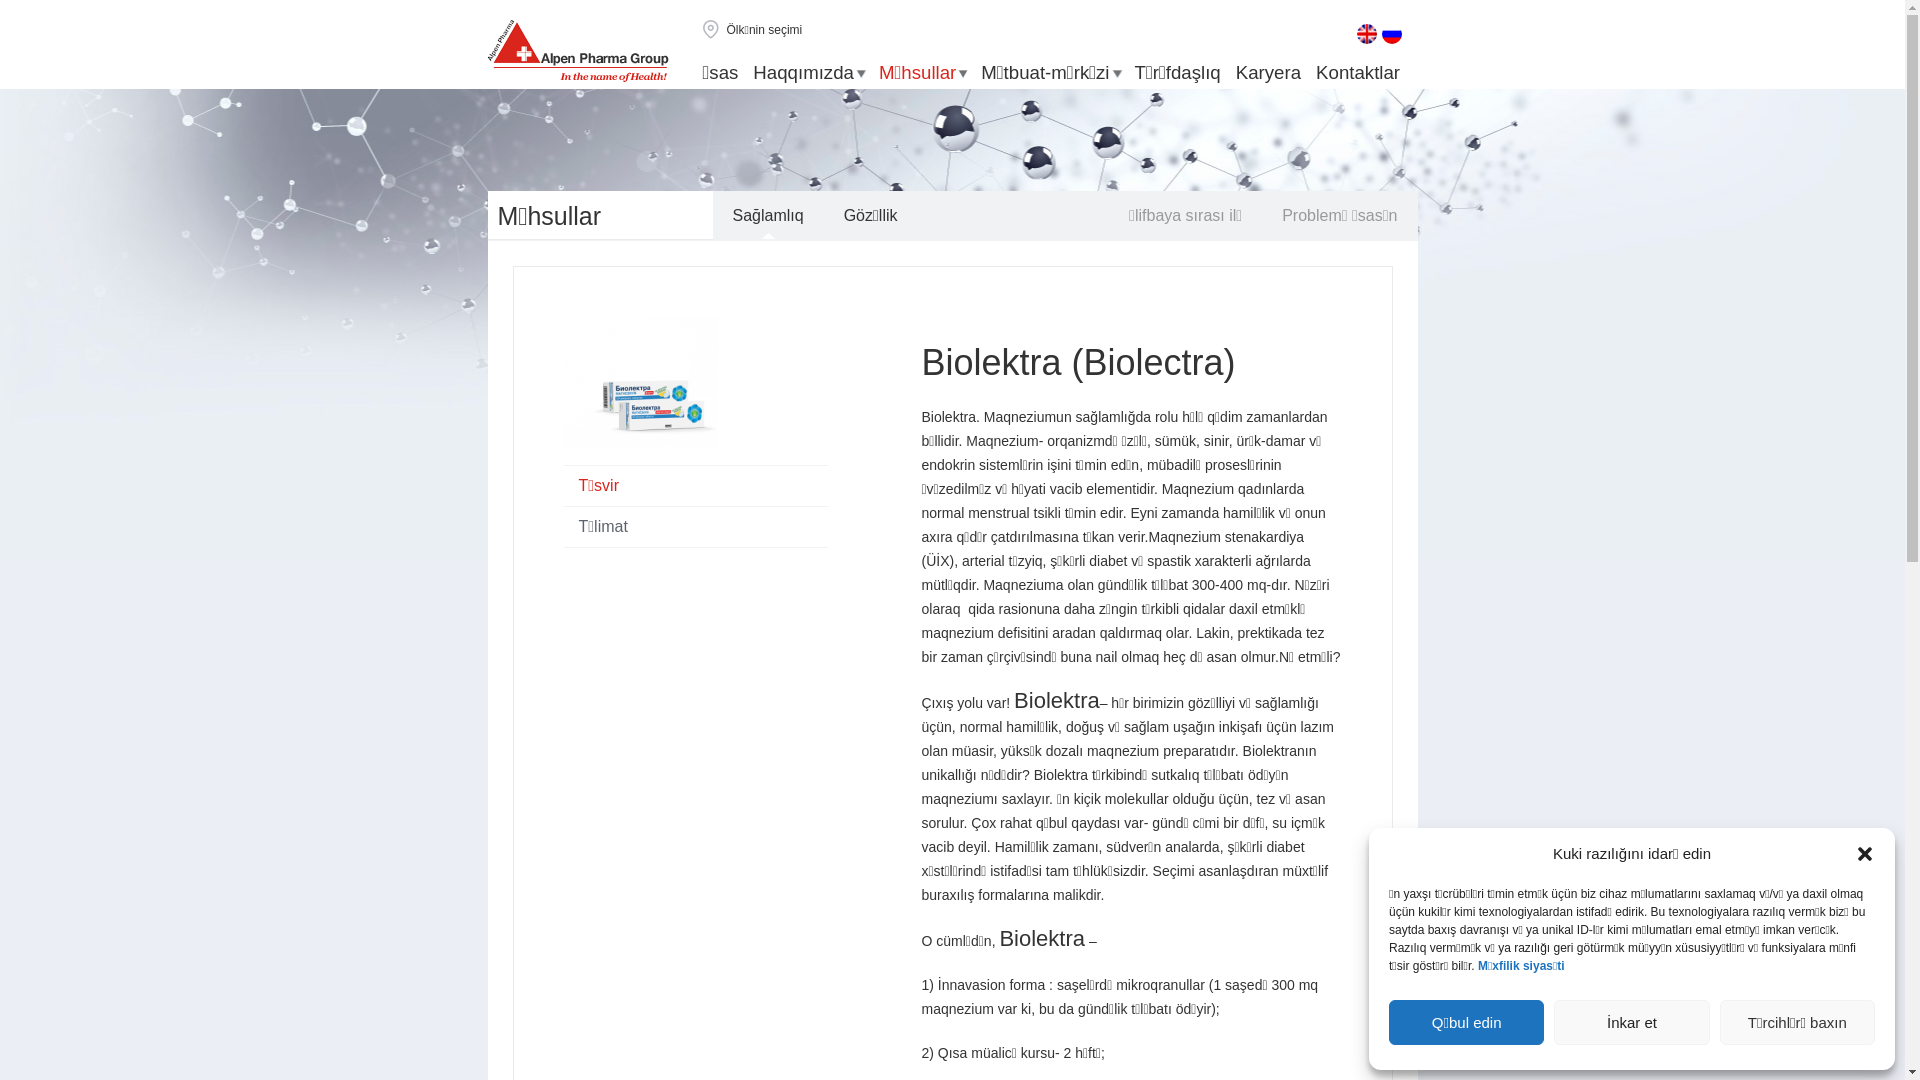  I want to click on 'Karyera', so click(1267, 72).